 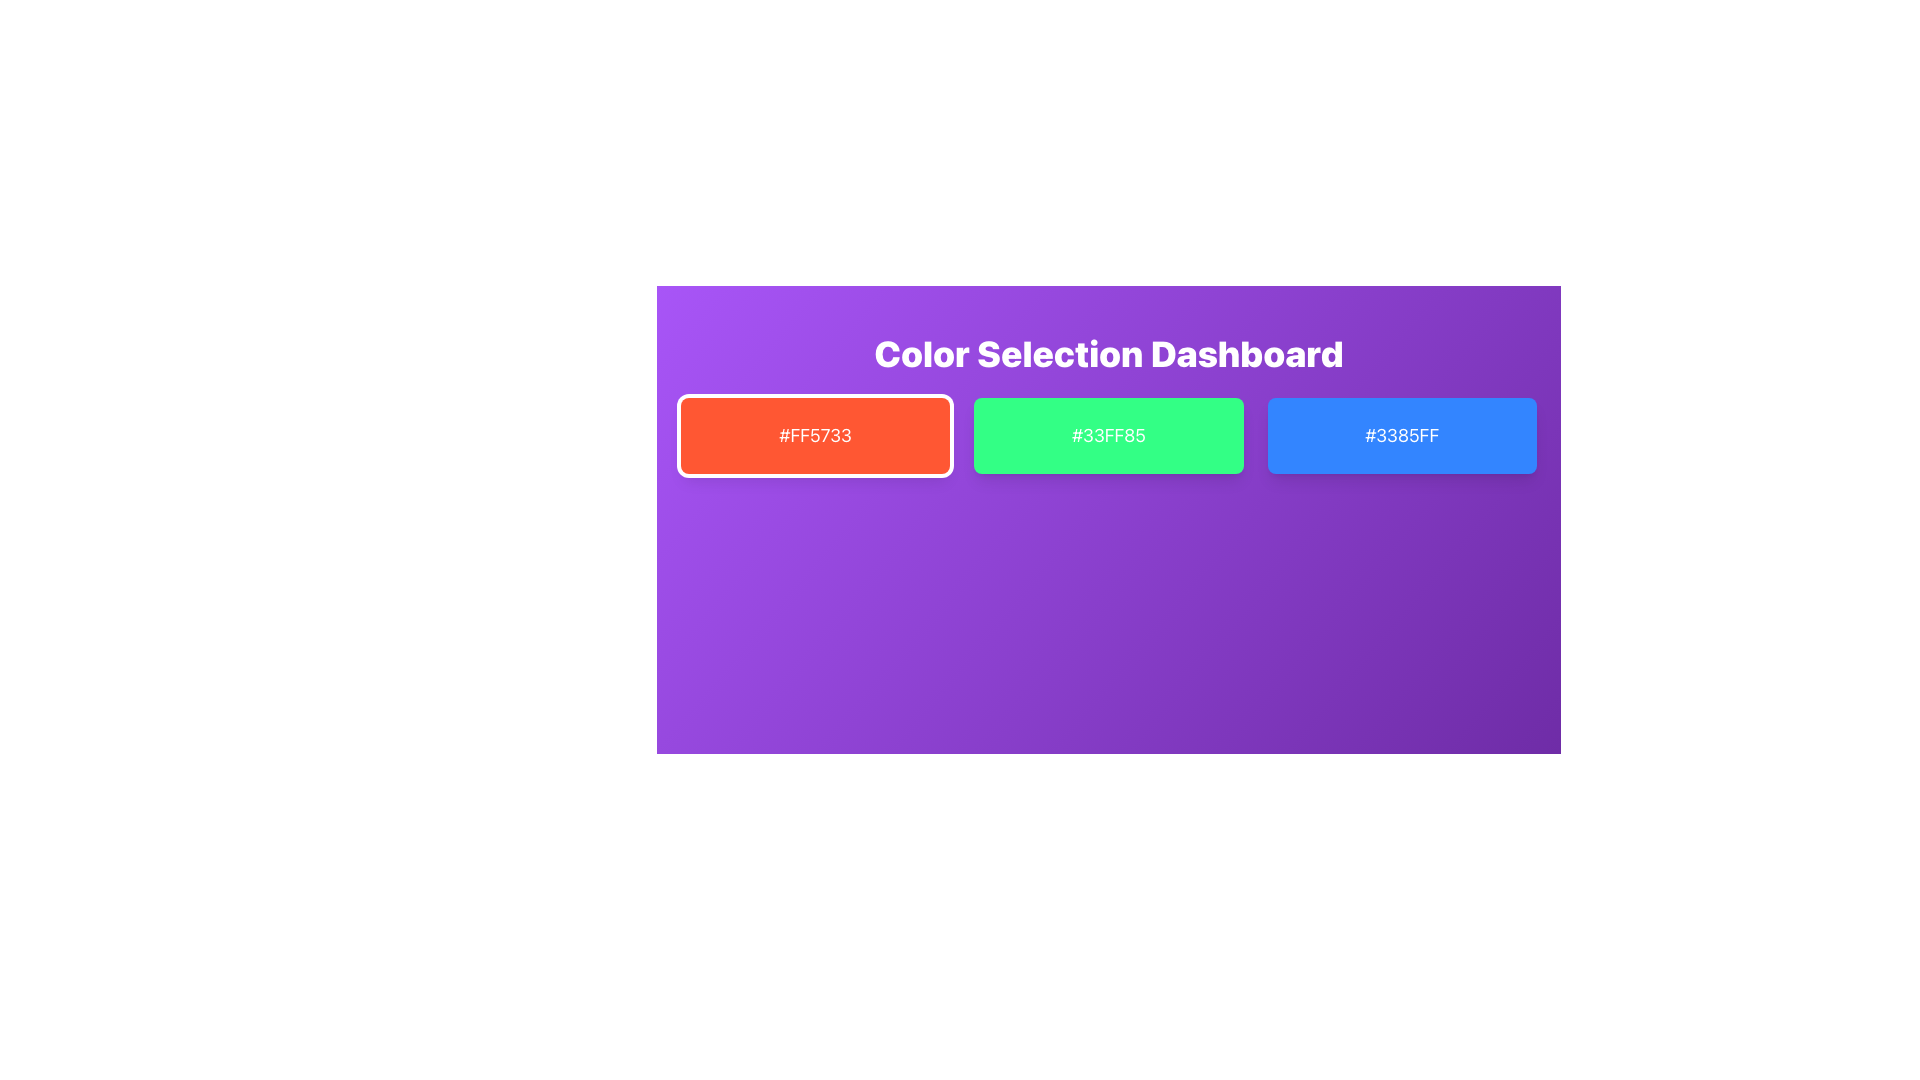 What do you see at coordinates (1107, 434) in the screenshot?
I see `the second colored button in the color selection interface, located between the red element labeled '#FF5733' and the blue element labeled '#3385FF'` at bounding box center [1107, 434].